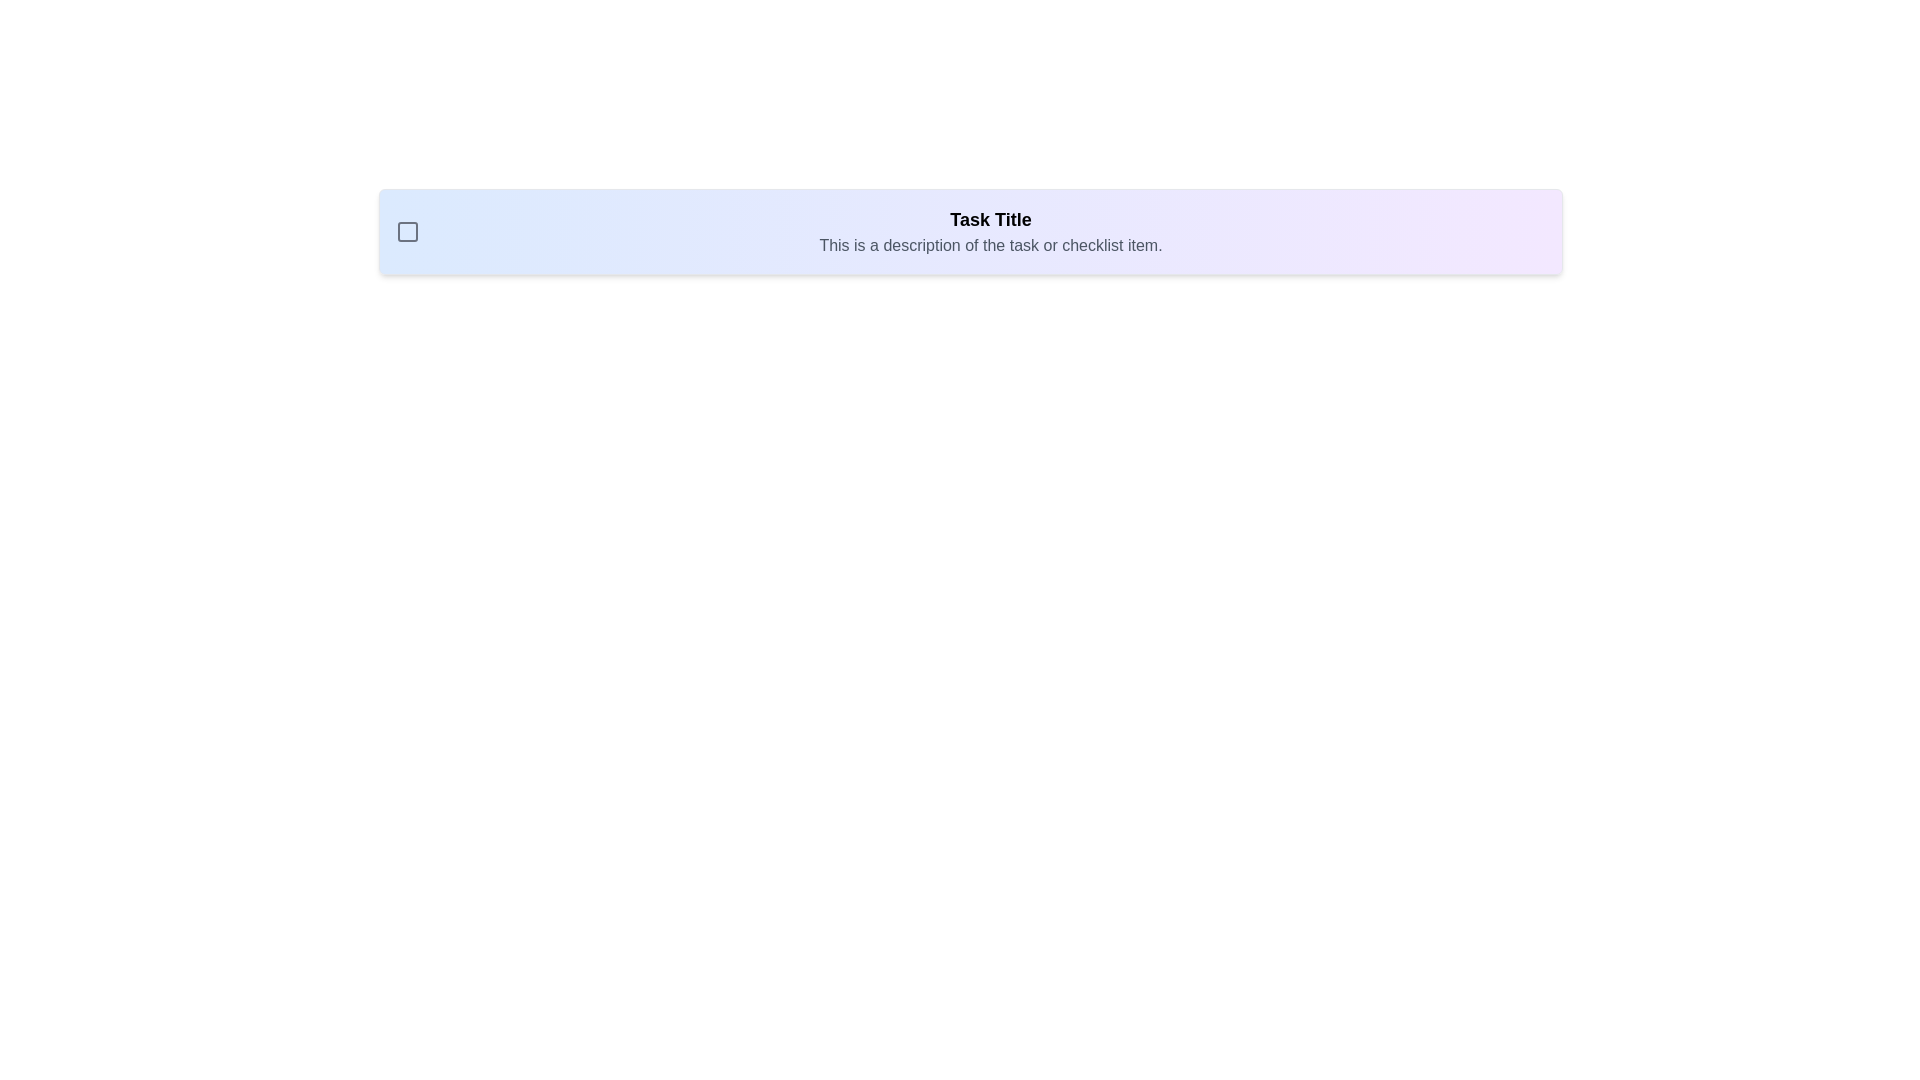  What do you see at coordinates (407, 230) in the screenshot?
I see `the square-shaped checkbox icon with rounded corners, located on the left side of the task description panel, to trigger hover effects` at bounding box center [407, 230].